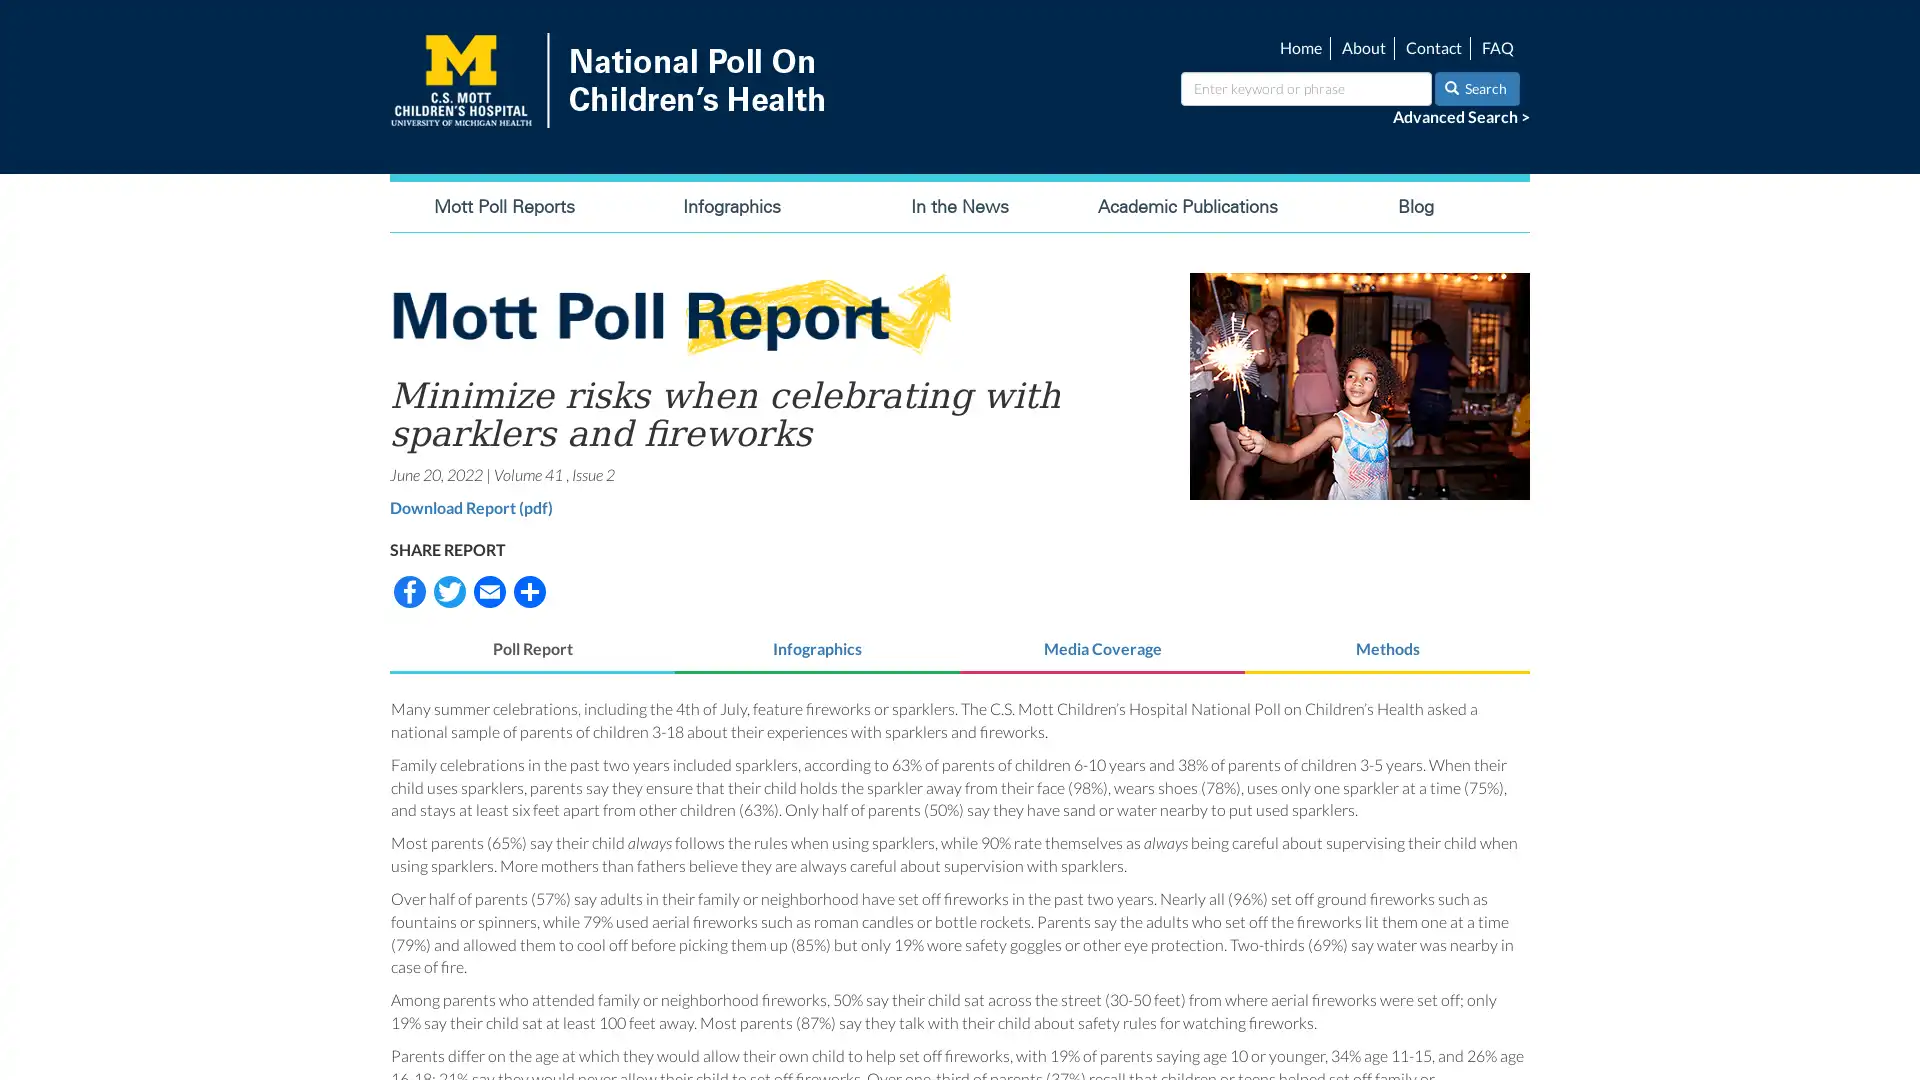  What do you see at coordinates (1477, 87) in the screenshot?
I see `Search` at bounding box center [1477, 87].